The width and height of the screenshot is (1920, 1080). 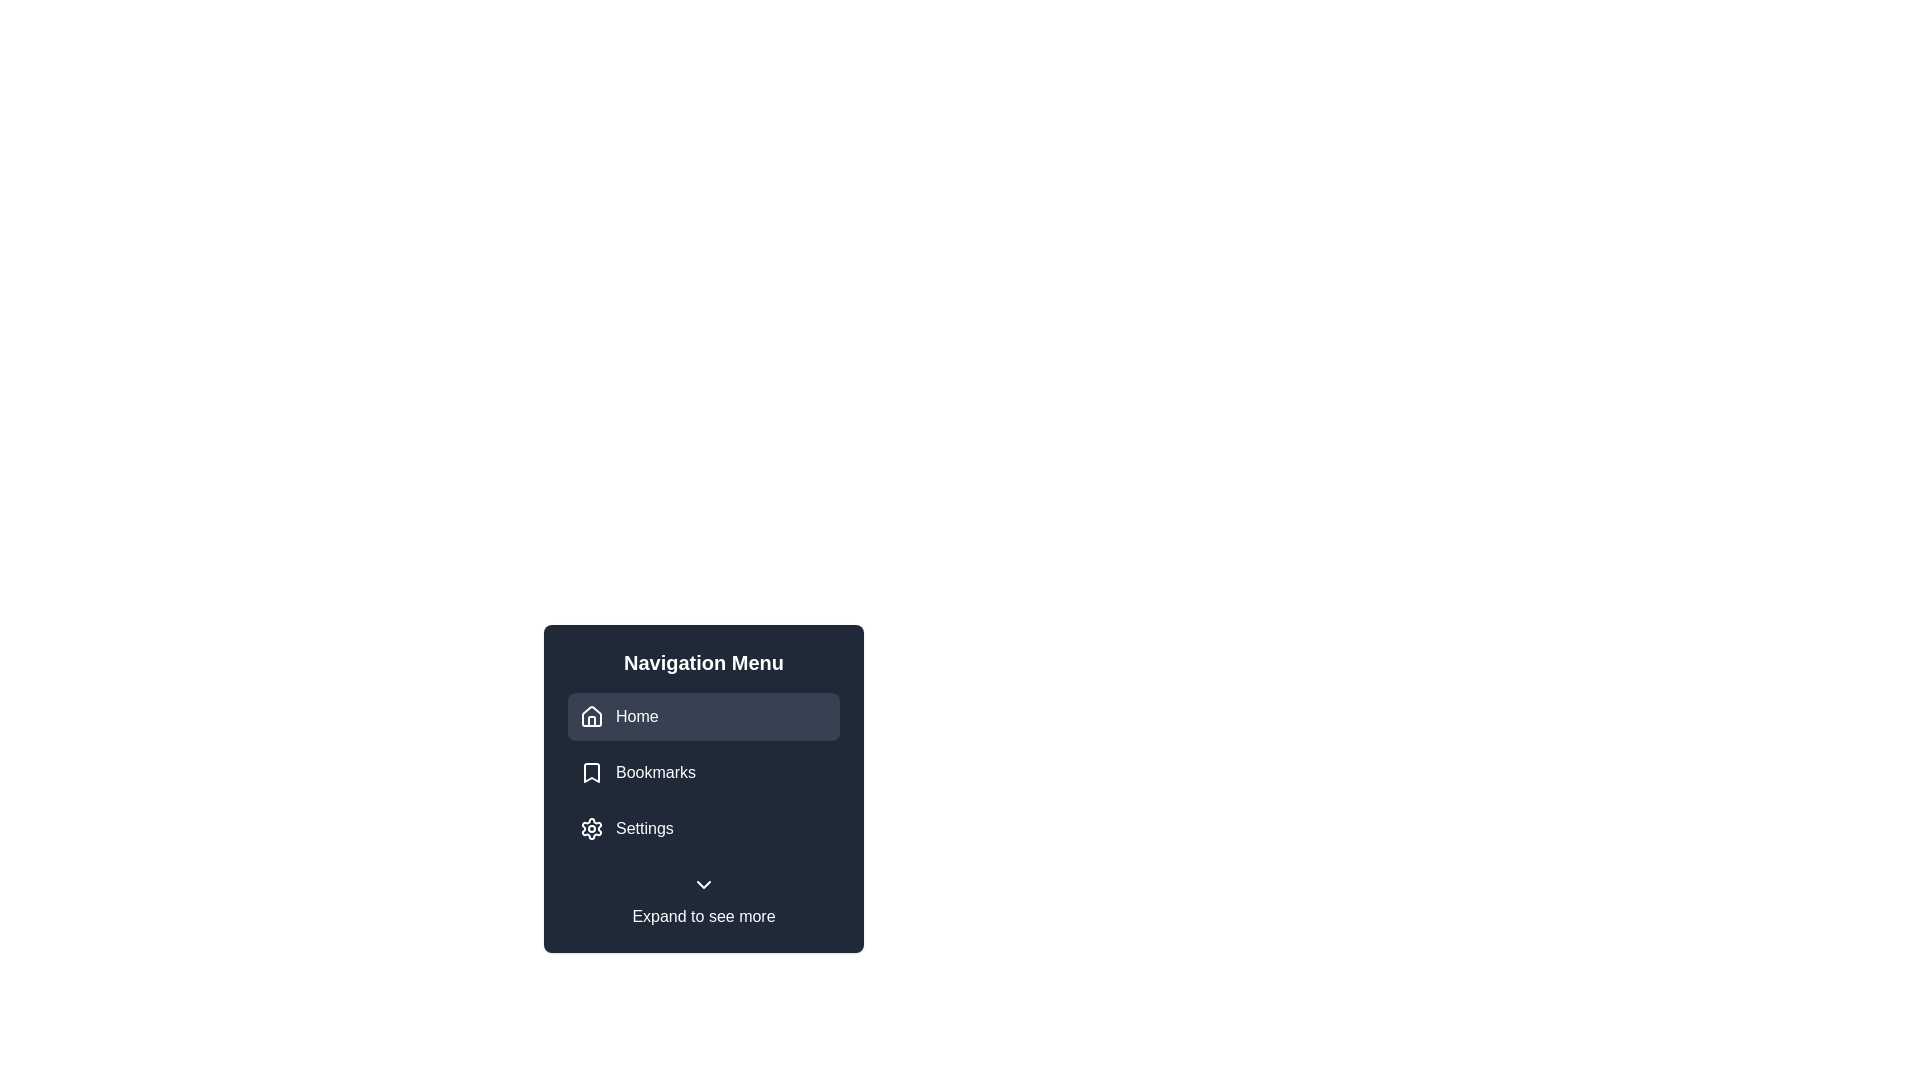 What do you see at coordinates (636, 716) in the screenshot?
I see `the 'Home' text label in the navigation menu, which serves as a label for the Home option` at bounding box center [636, 716].